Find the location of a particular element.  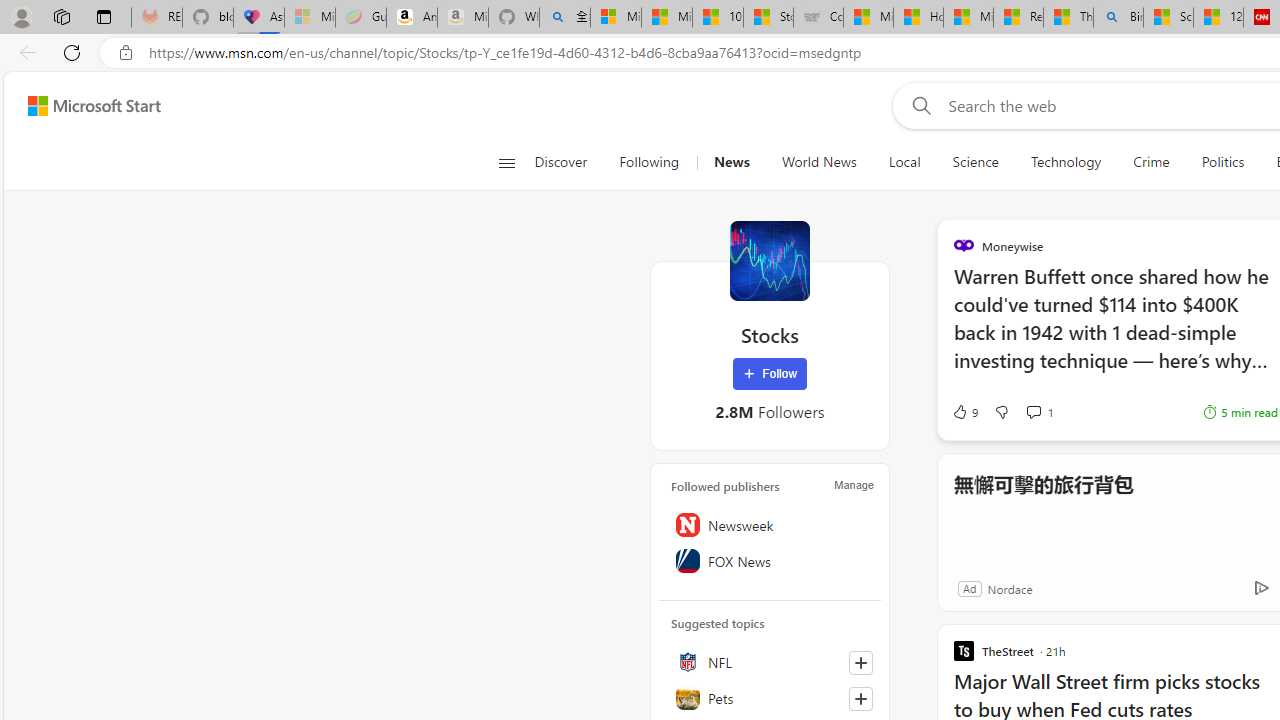

'Politics' is located at coordinates (1222, 162).